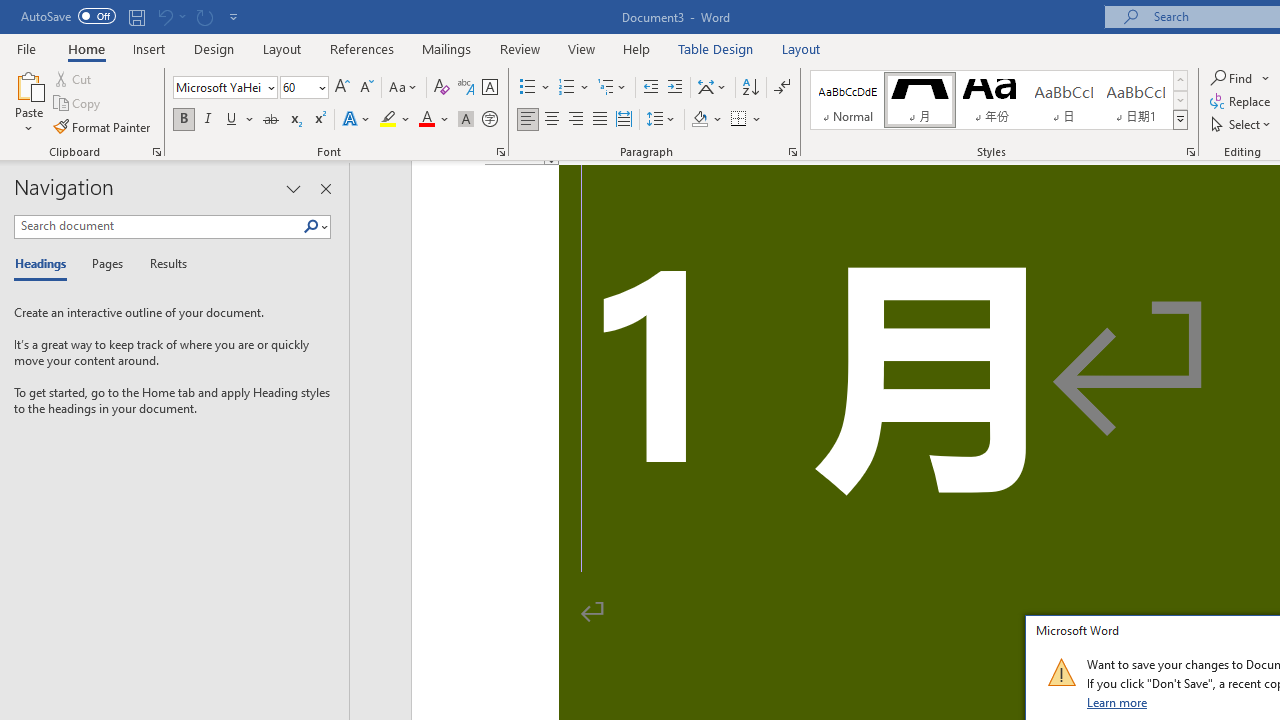  What do you see at coordinates (366, 86) in the screenshot?
I see `'Shrink Font'` at bounding box center [366, 86].